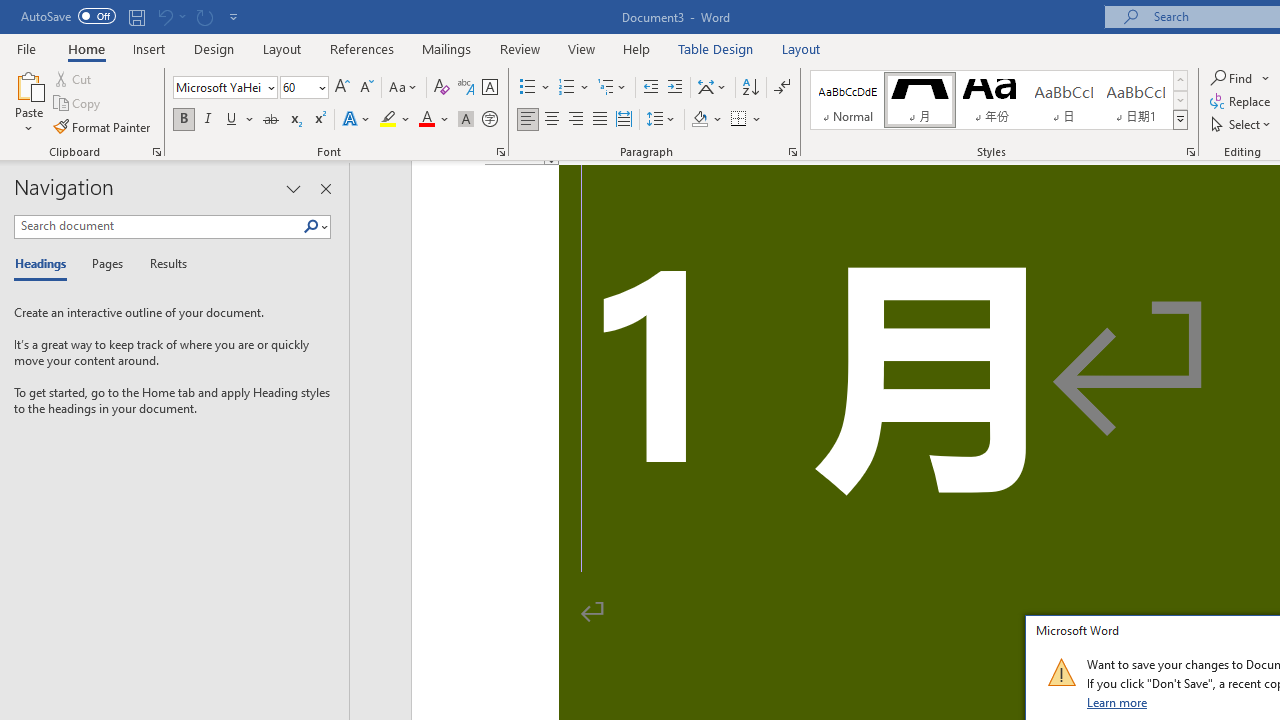  What do you see at coordinates (366, 86) in the screenshot?
I see `'Shrink Font'` at bounding box center [366, 86].